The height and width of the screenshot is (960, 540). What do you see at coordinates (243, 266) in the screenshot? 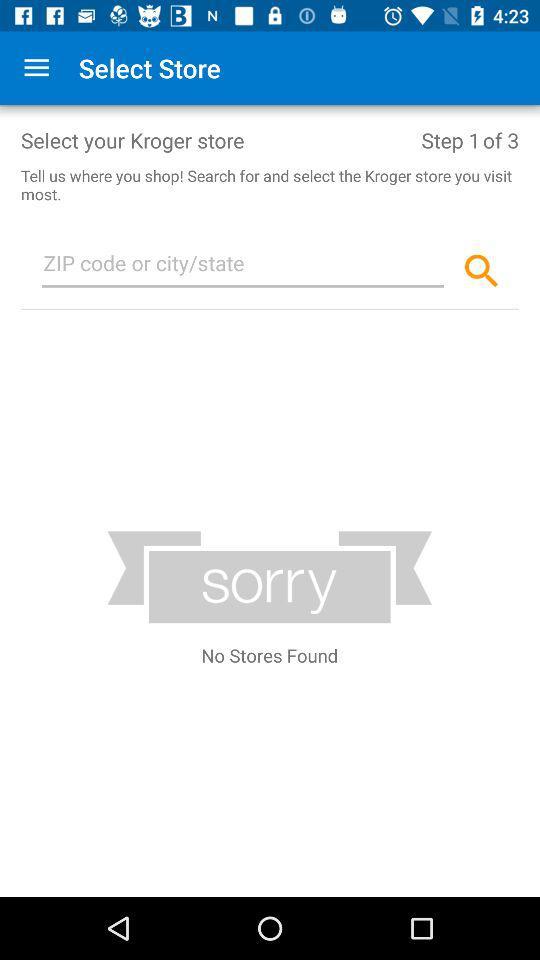
I see `box to enter zip code for closest kroger location` at bounding box center [243, 266].